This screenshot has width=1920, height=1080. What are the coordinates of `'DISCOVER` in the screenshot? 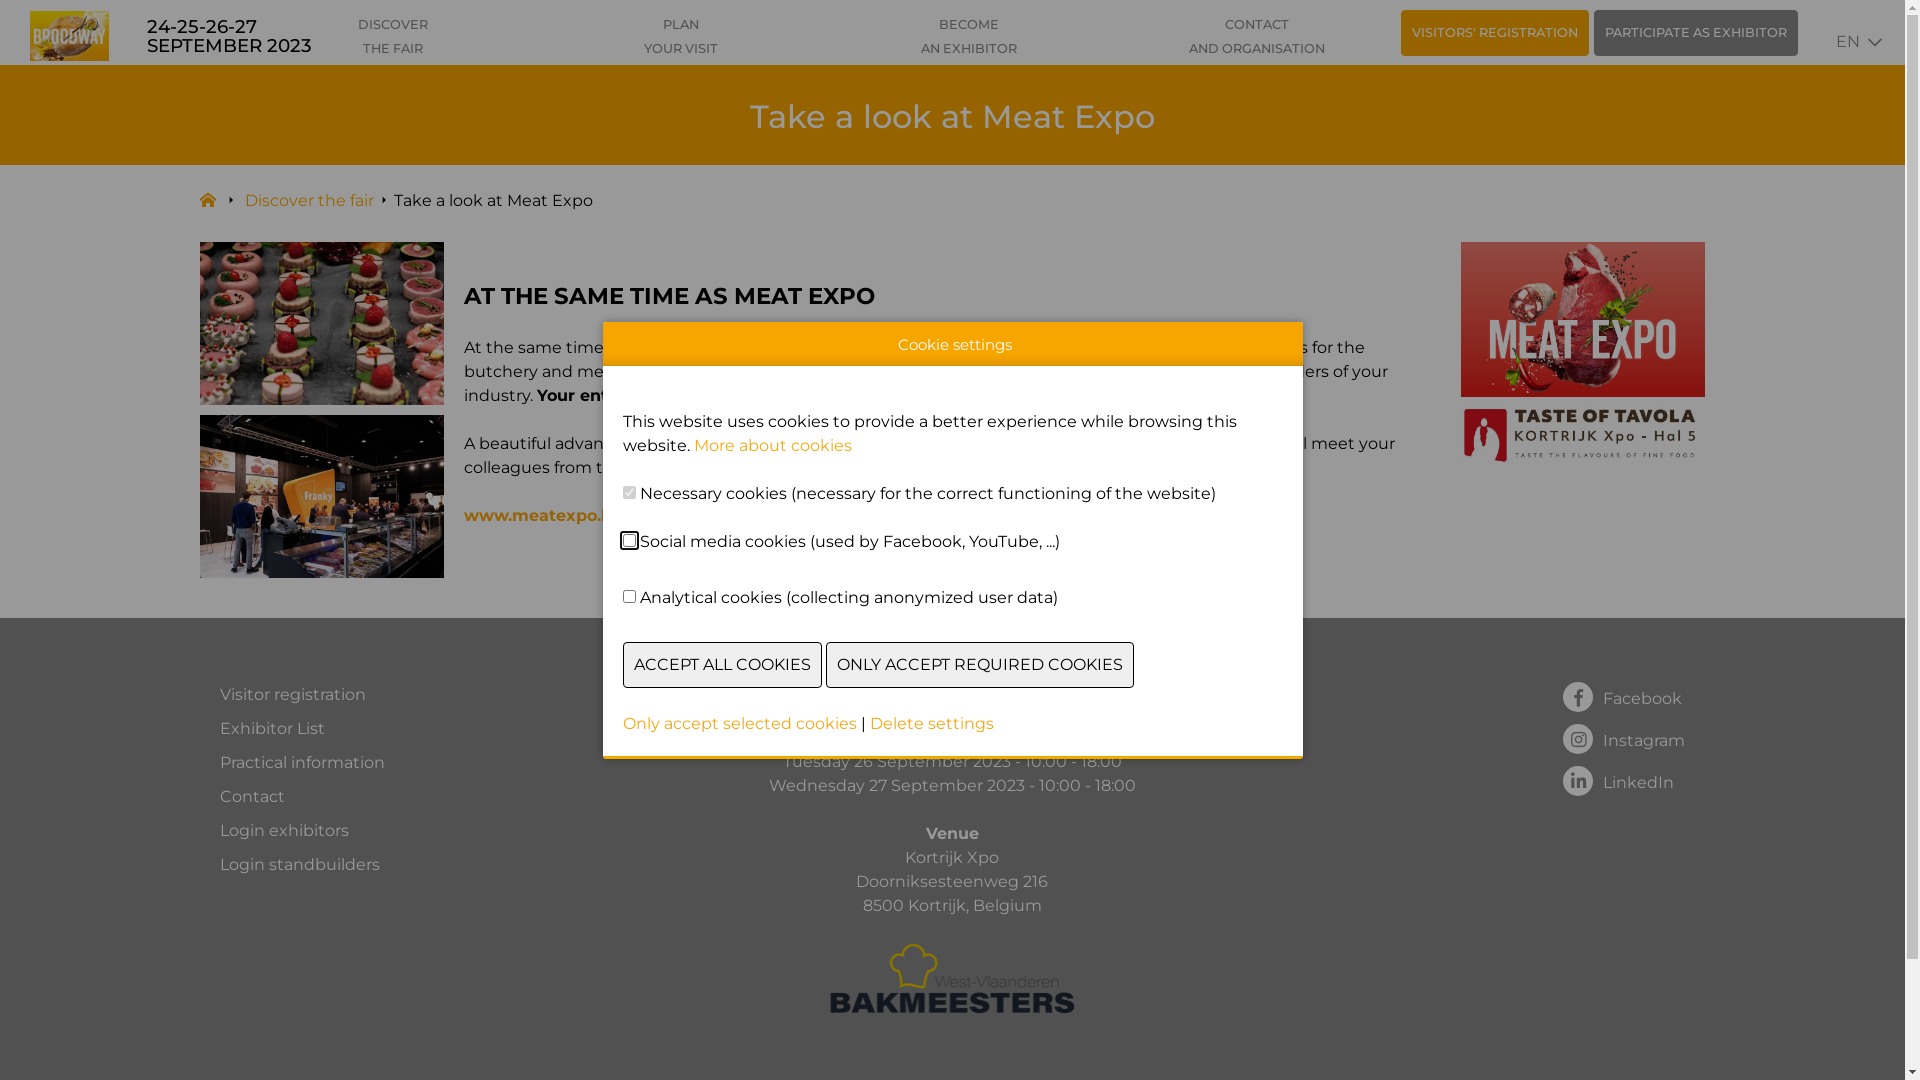 It's located at (393, 37).